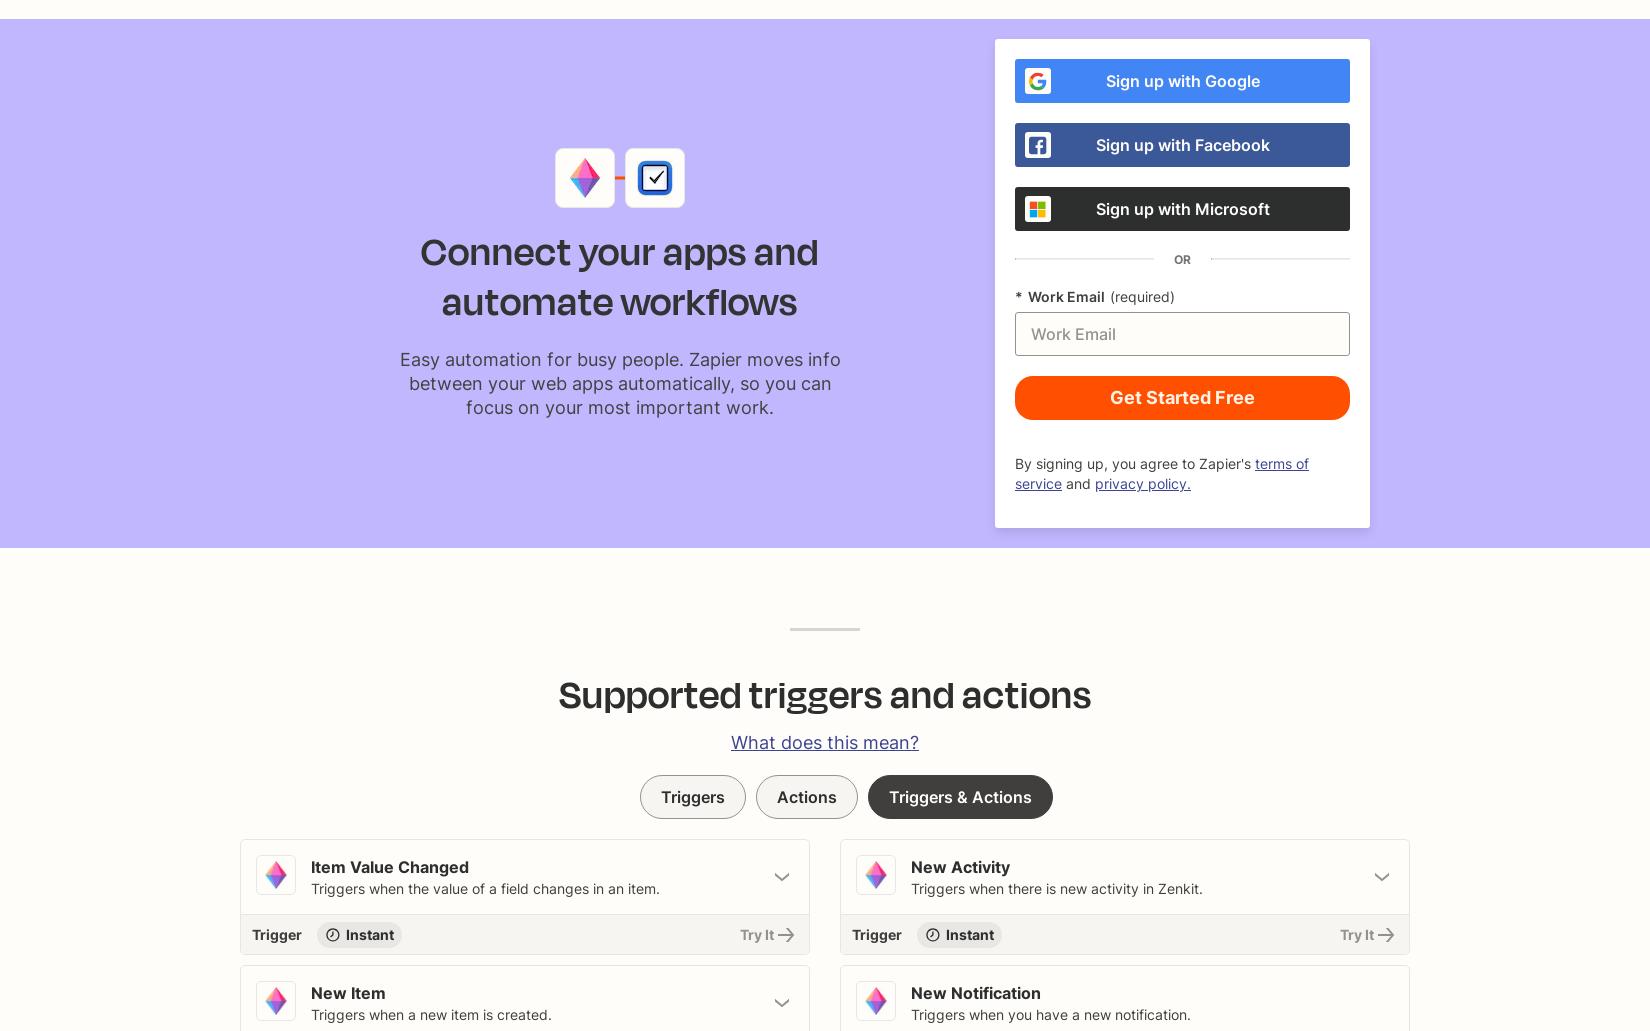 The width and height of the screenshot is (1650, 1031). What do you see at coordinates (1094, 143) in the screenshot?
I see `'Sign up with Facebook'` at bounding box center [1094, 143].